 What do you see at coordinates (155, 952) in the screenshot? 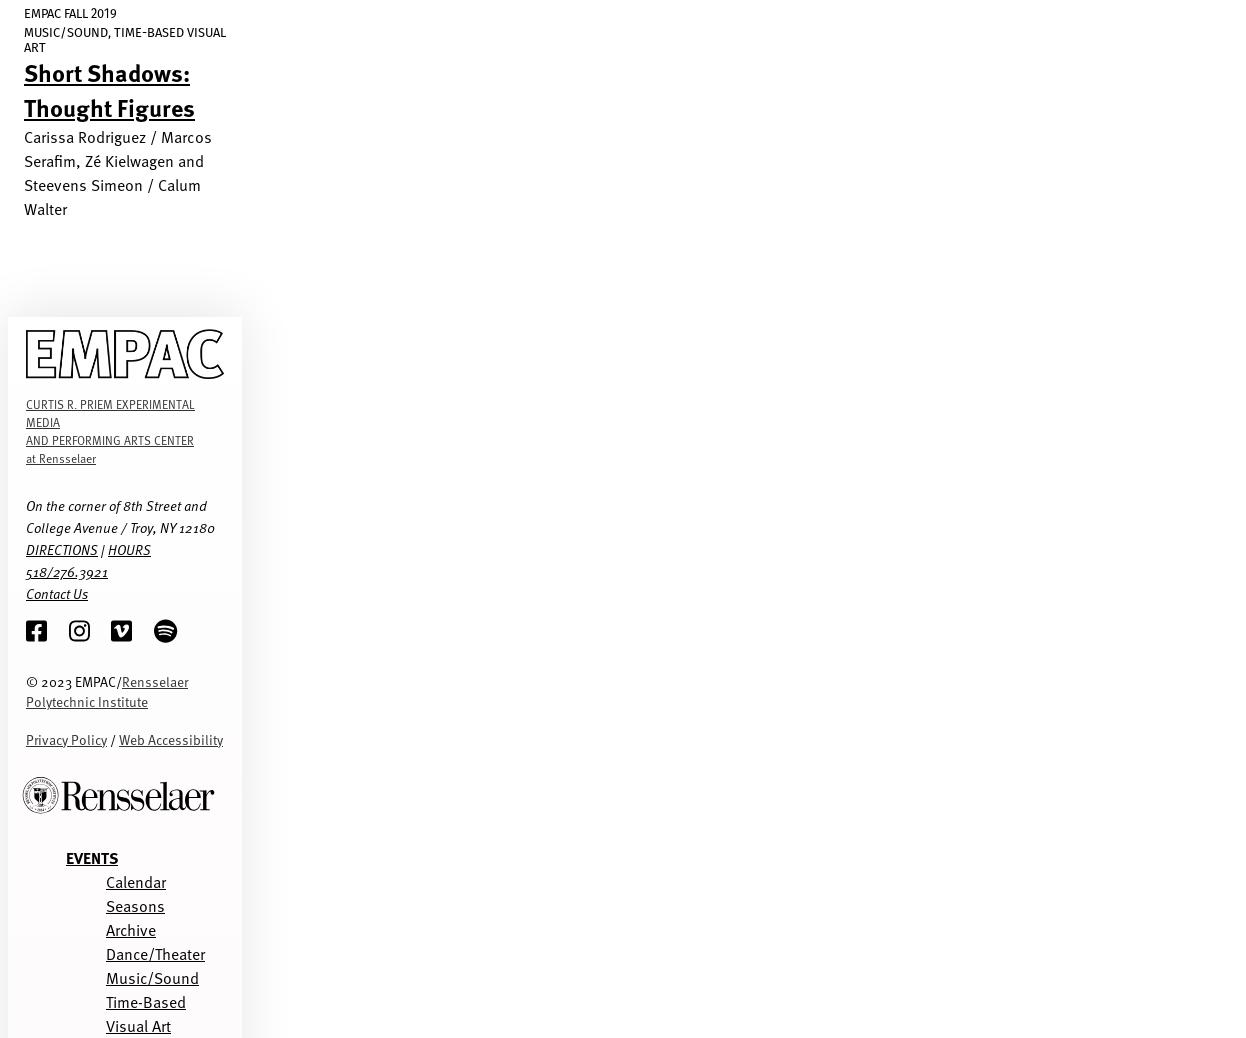
I see `'Dance/Theater'` at bounding box center [155, 952].